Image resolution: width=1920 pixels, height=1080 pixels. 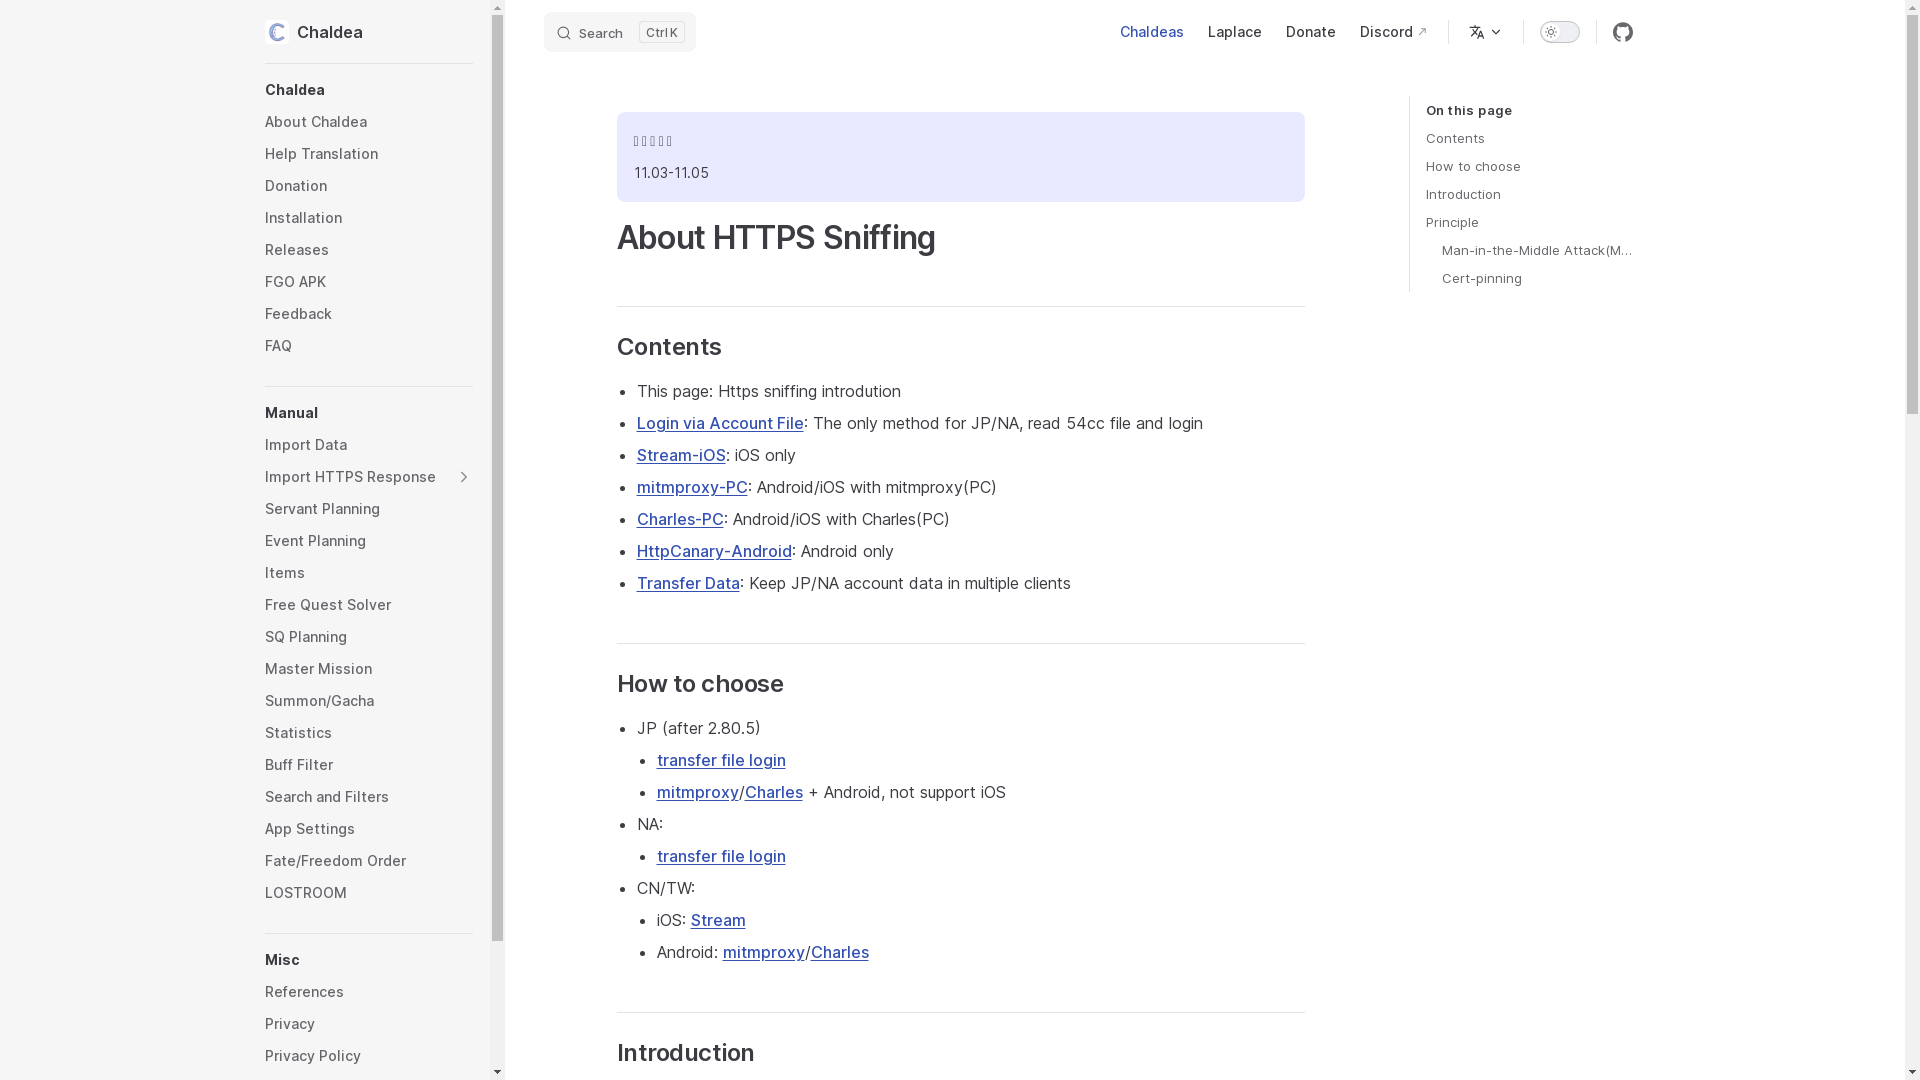 I want to click on 'Help Translation', so click(x=368, y=153).